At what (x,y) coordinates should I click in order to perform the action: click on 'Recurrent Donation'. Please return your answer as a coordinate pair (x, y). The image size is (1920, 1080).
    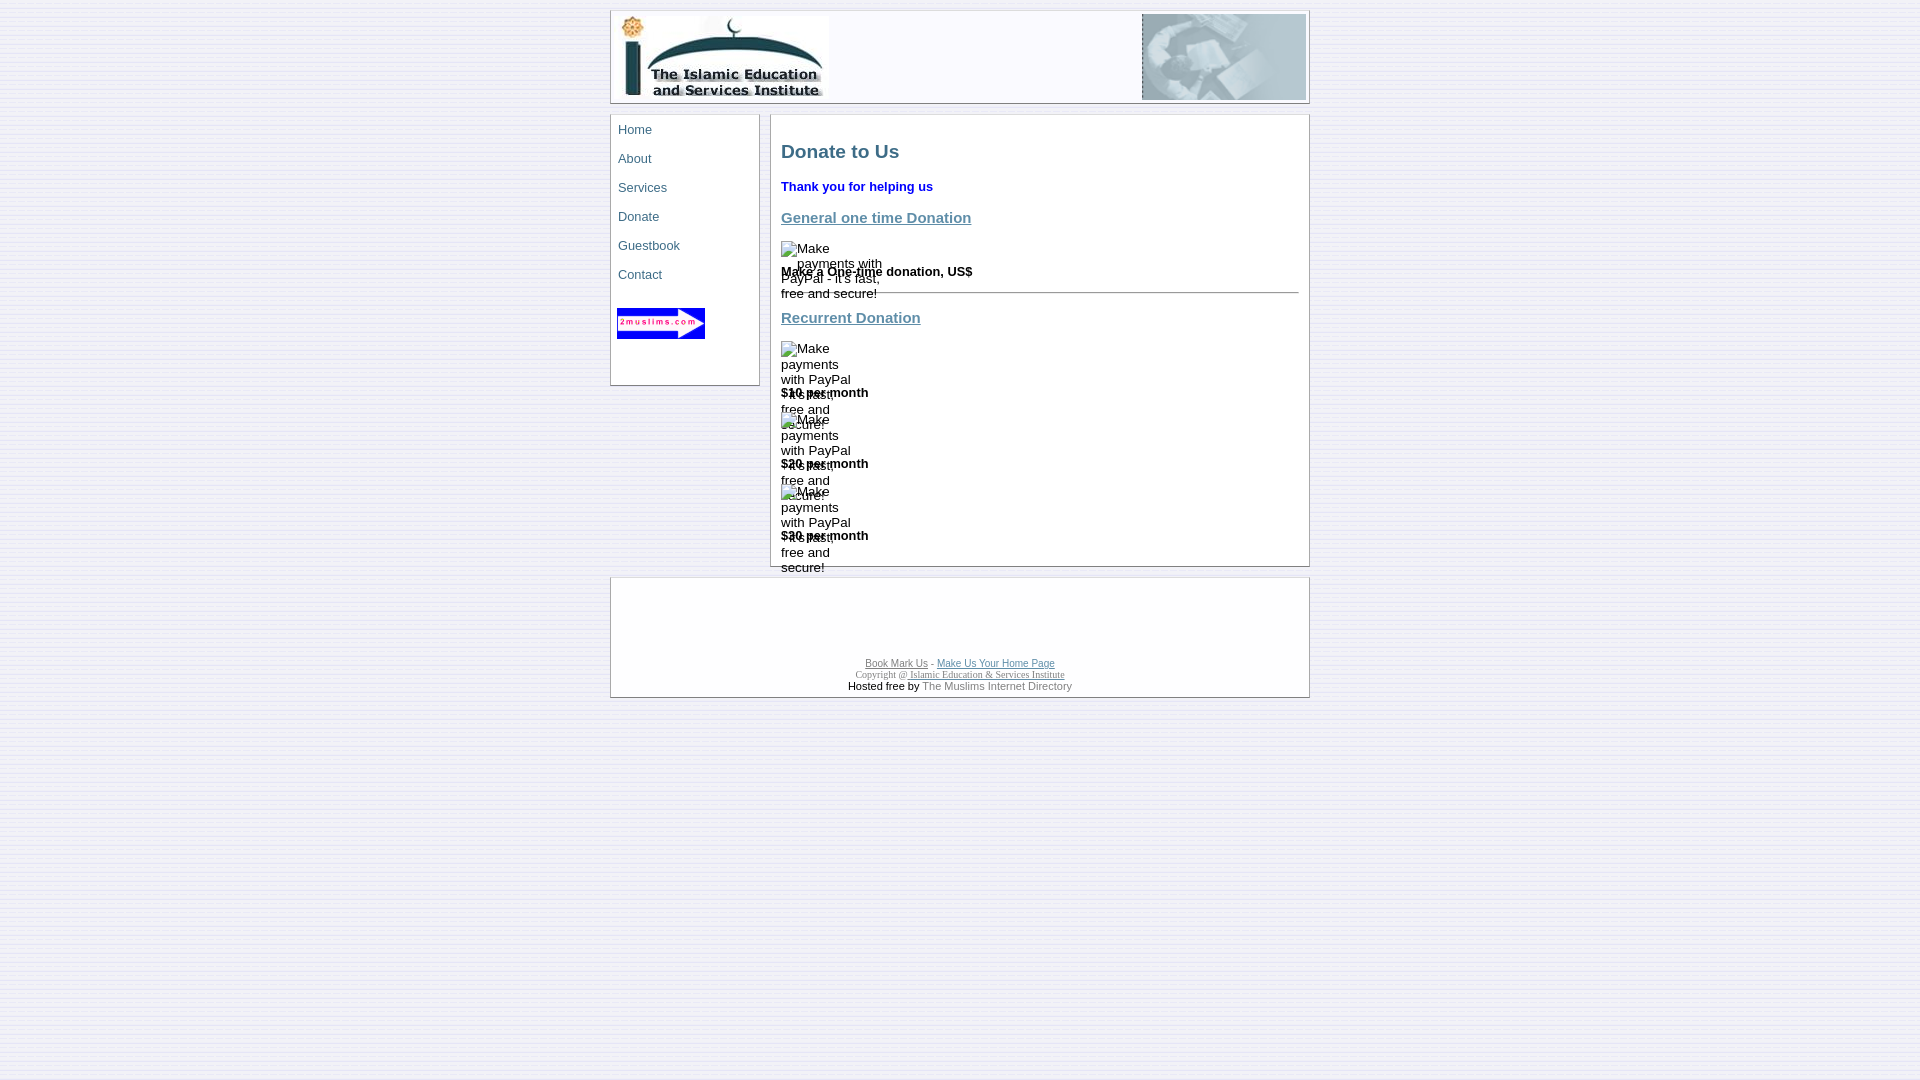
    Looking at the image, I should click on (850, 316).